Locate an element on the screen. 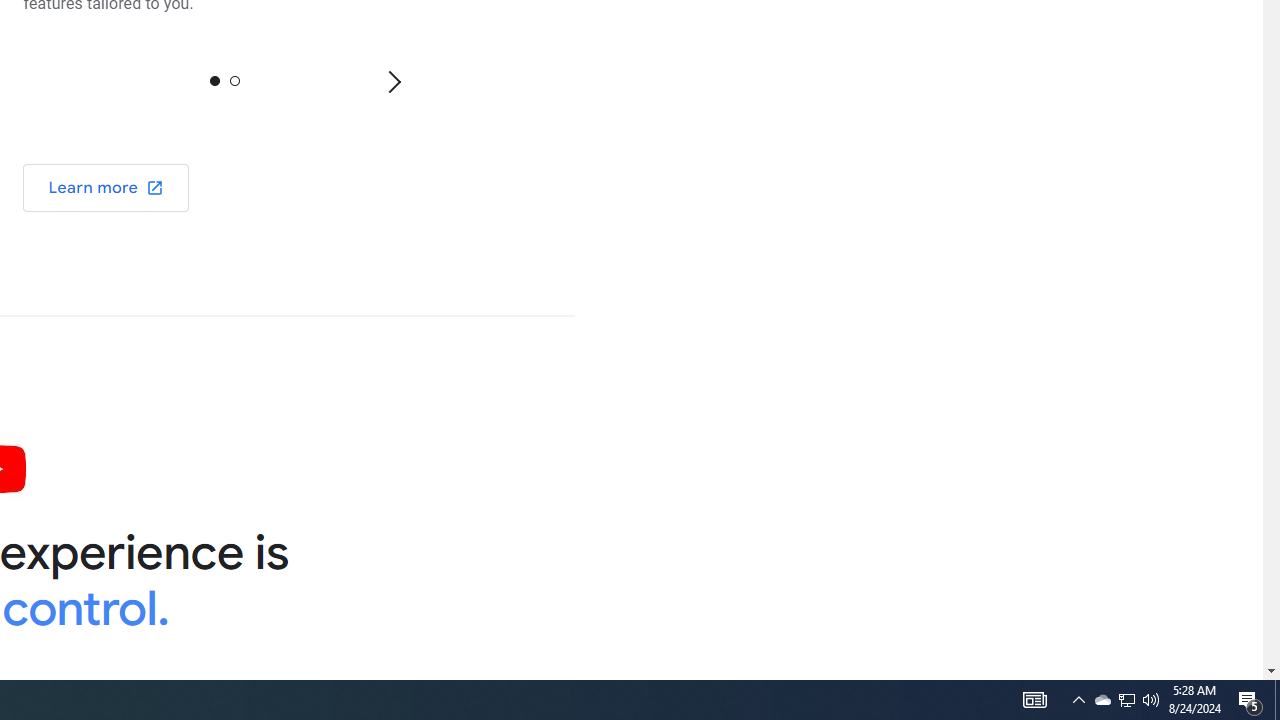  'Next' is located at coordinates (393, 80).